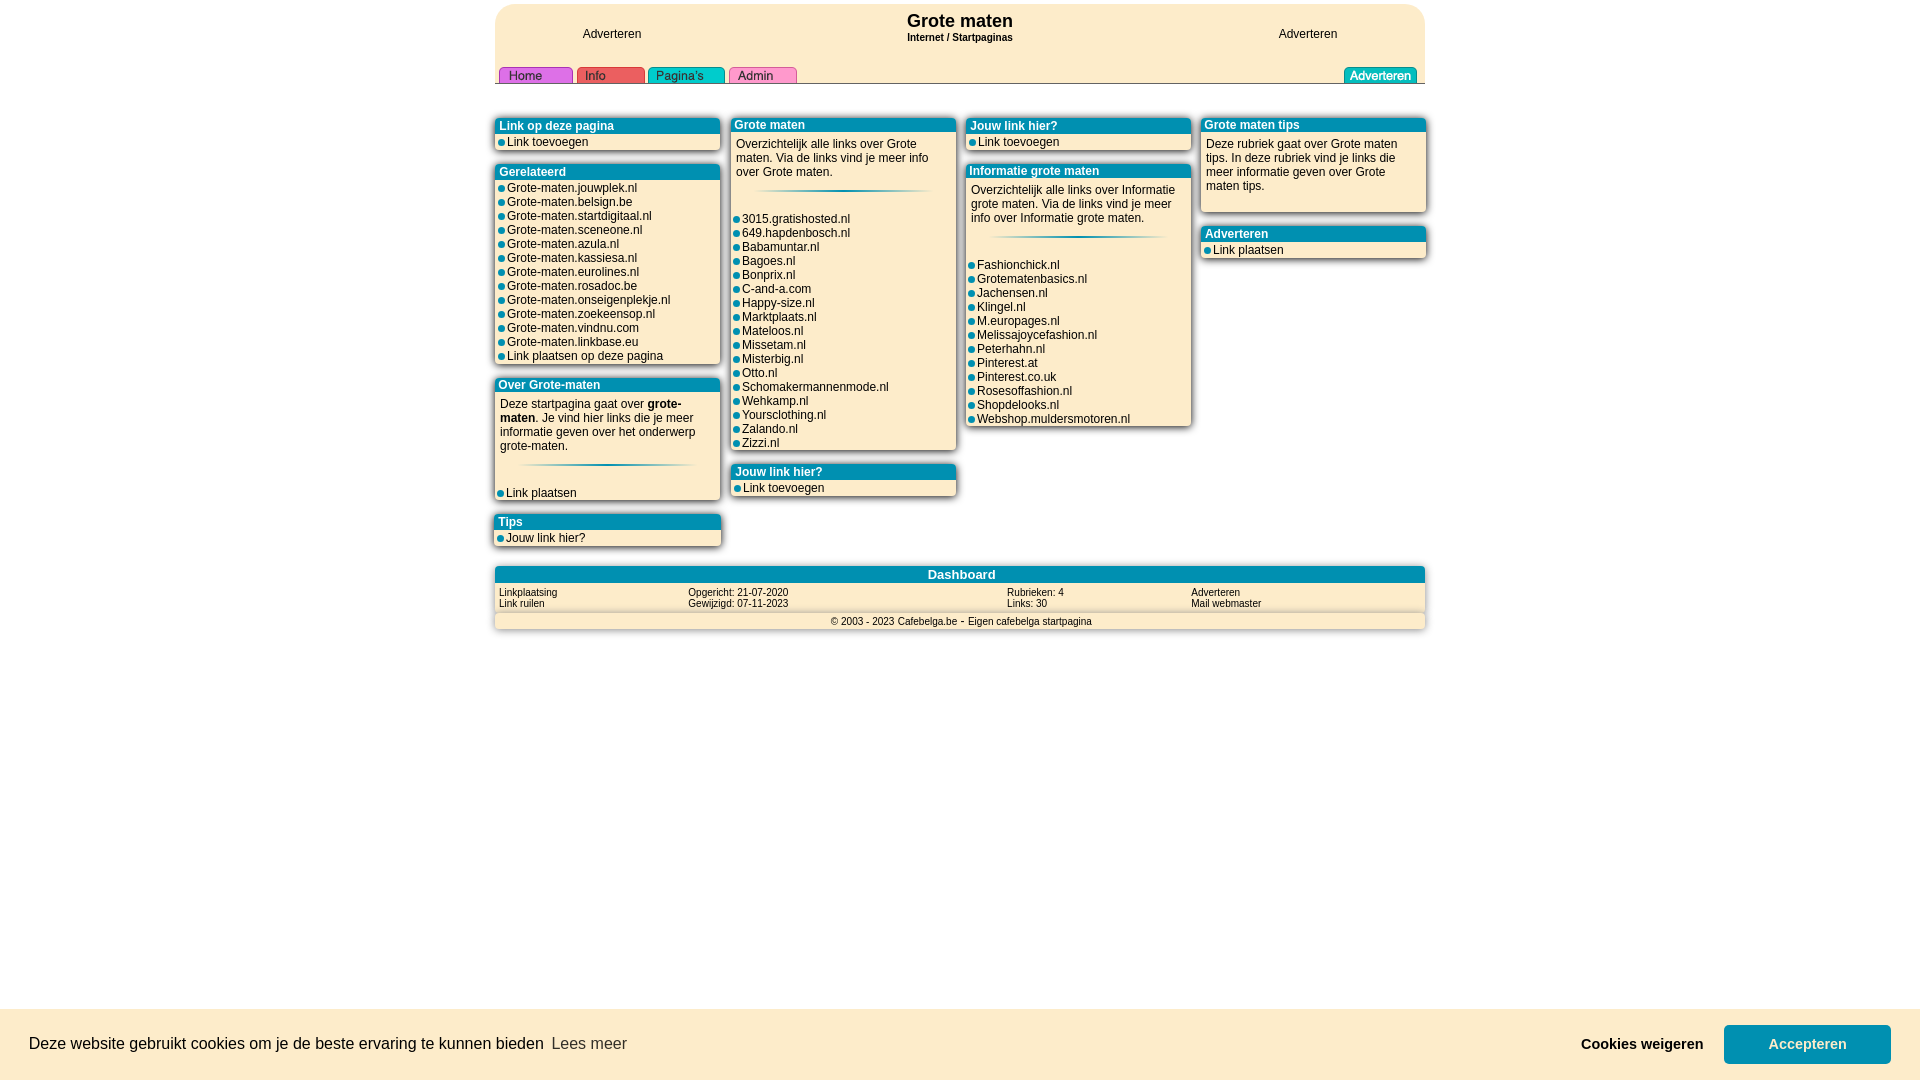  What do you see at coordinates (977, 307) in the screenshot?
I see `'Klingel.nl'` at bounding box center [977, 307].